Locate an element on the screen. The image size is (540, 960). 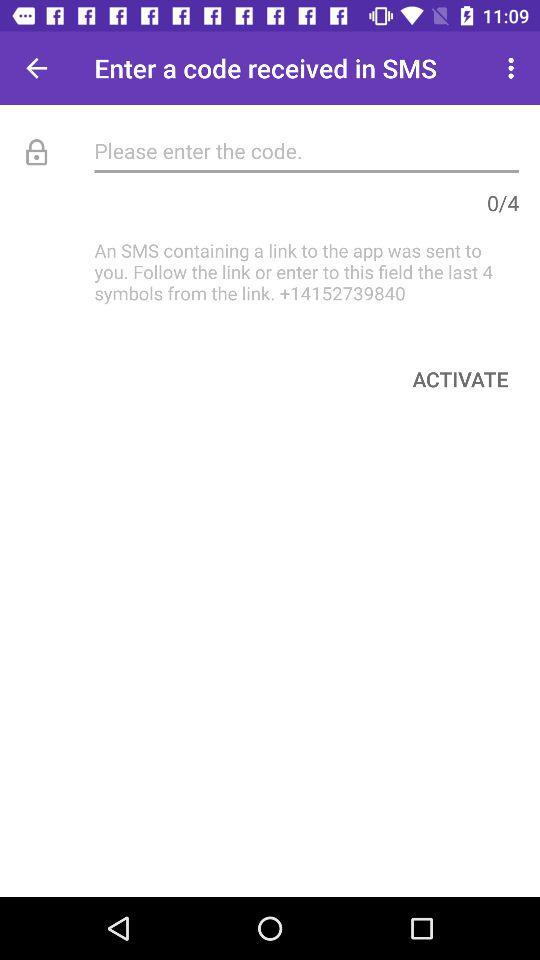
the icon to the right of enter a code icon is located at coordinates (513, 68).